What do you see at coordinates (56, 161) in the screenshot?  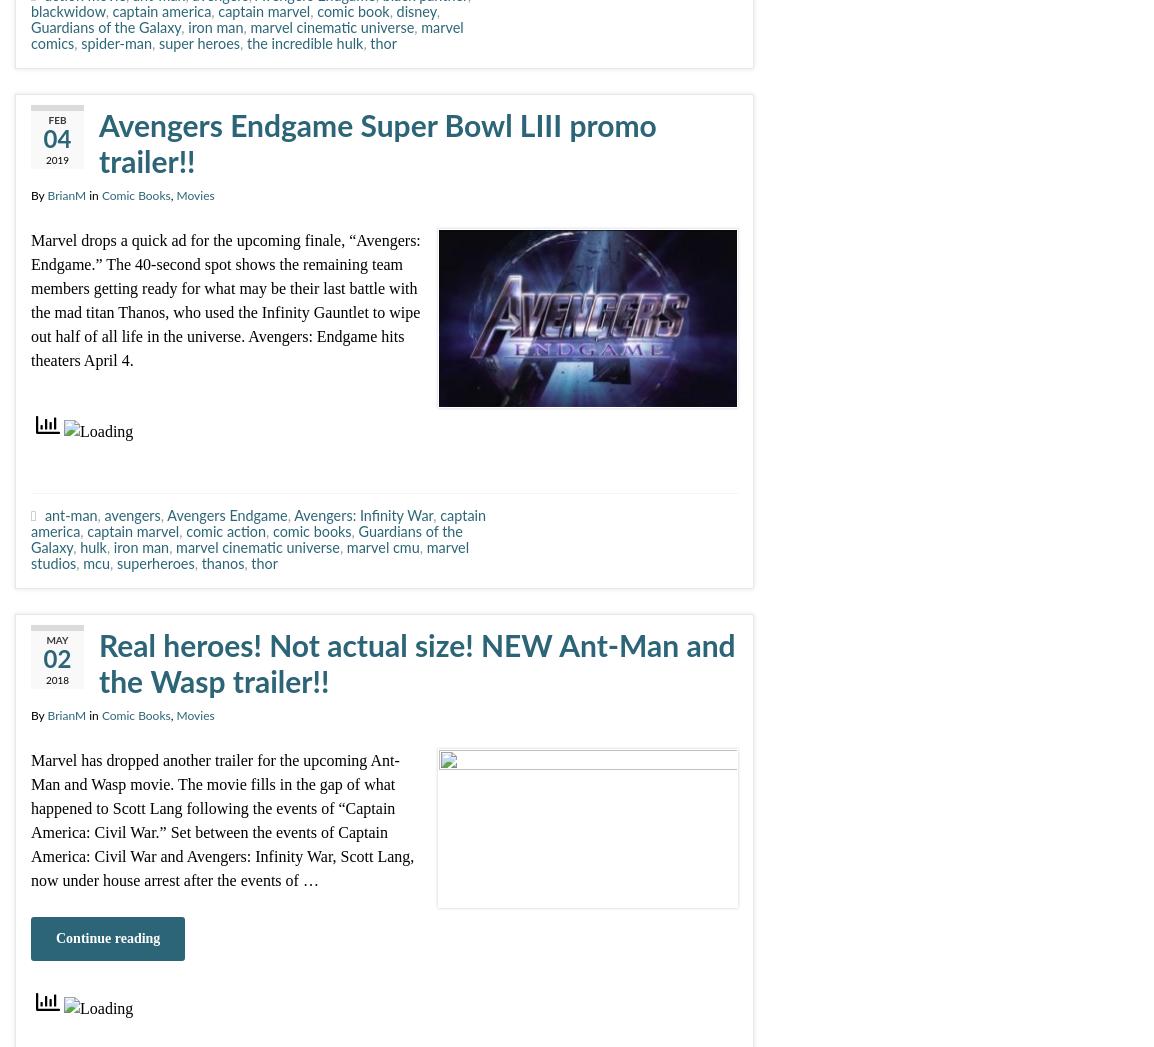 I see `'2019'` at bounding box center [56, 161].